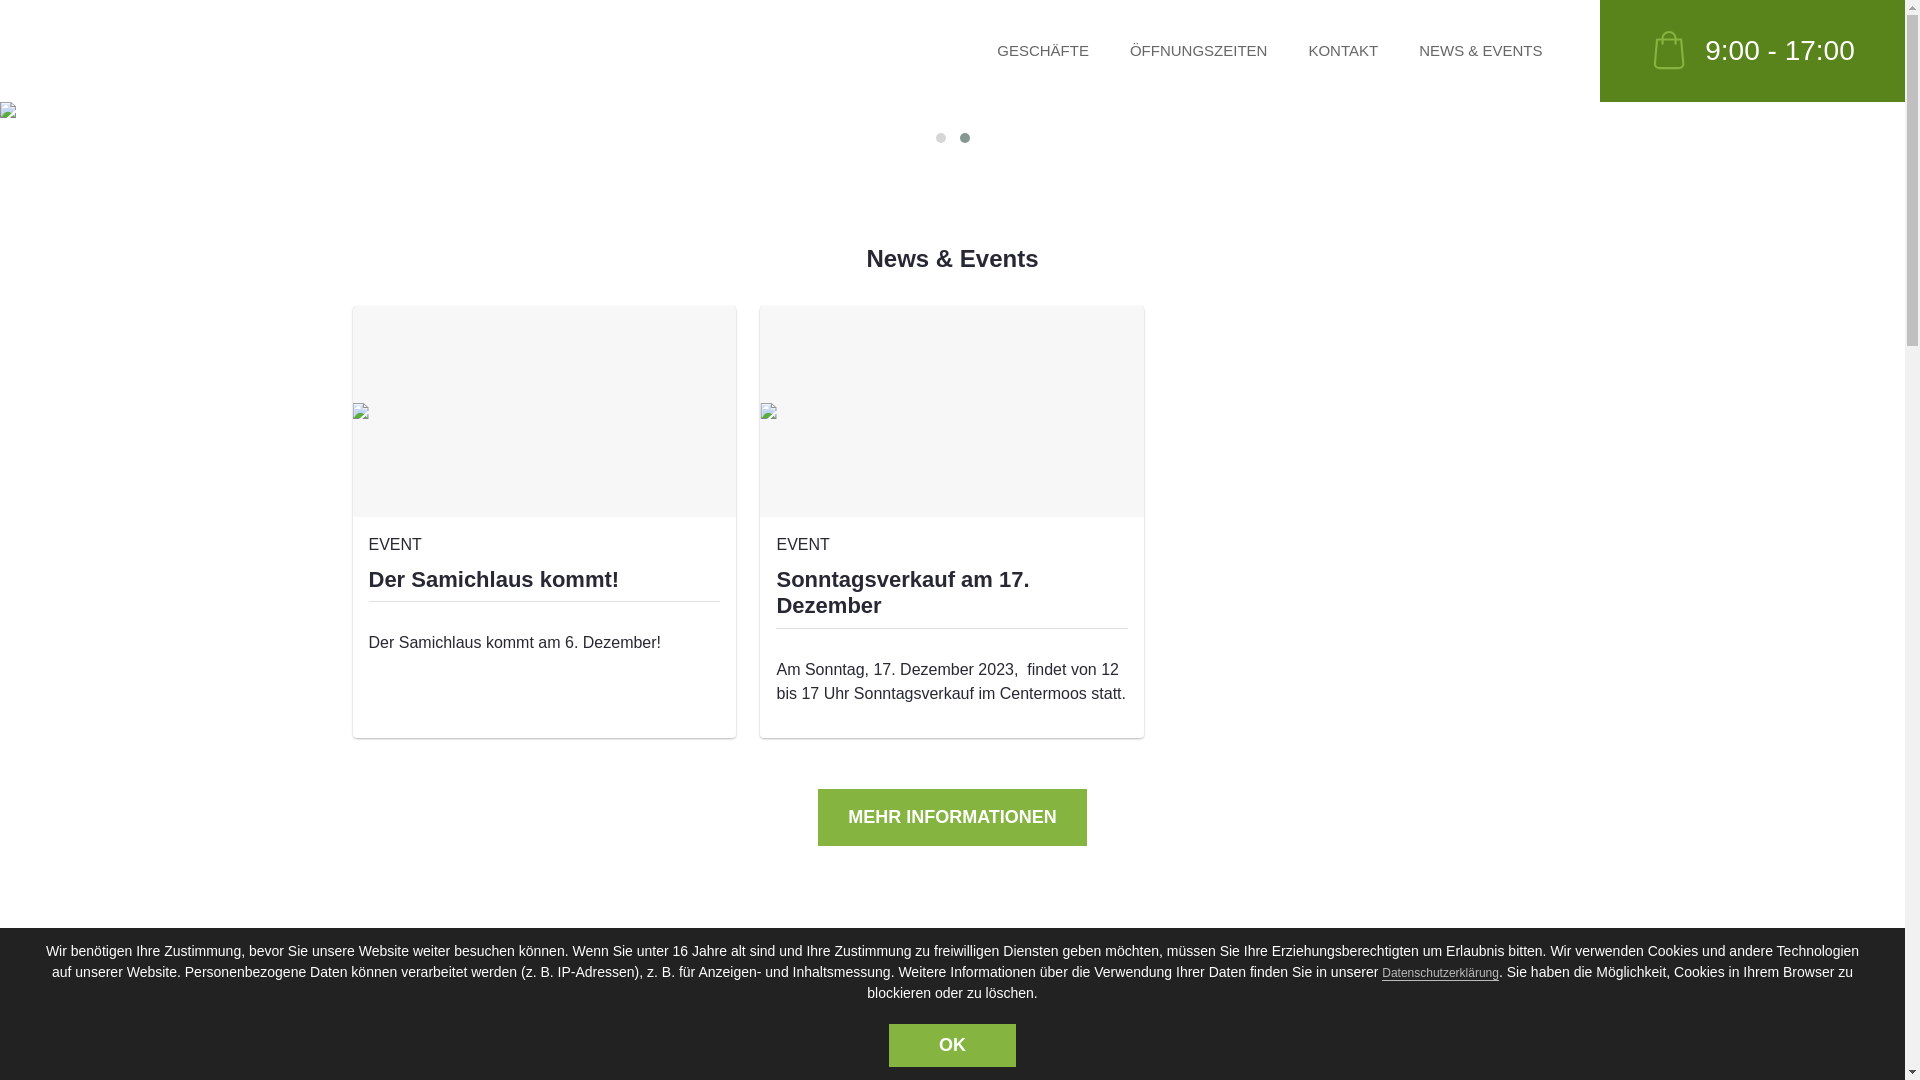 Image resolution: width=1920 pixels, height=1080 pixels. I want to click on 'OK', so click(951, 1044).